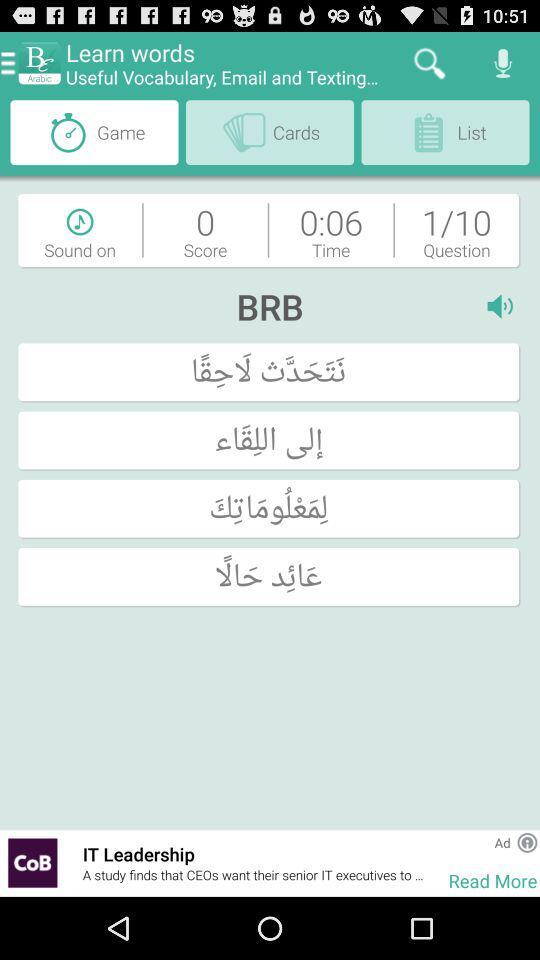 This screenshot has width=540, height=960. I want to click on see more information, so click(527, 841).